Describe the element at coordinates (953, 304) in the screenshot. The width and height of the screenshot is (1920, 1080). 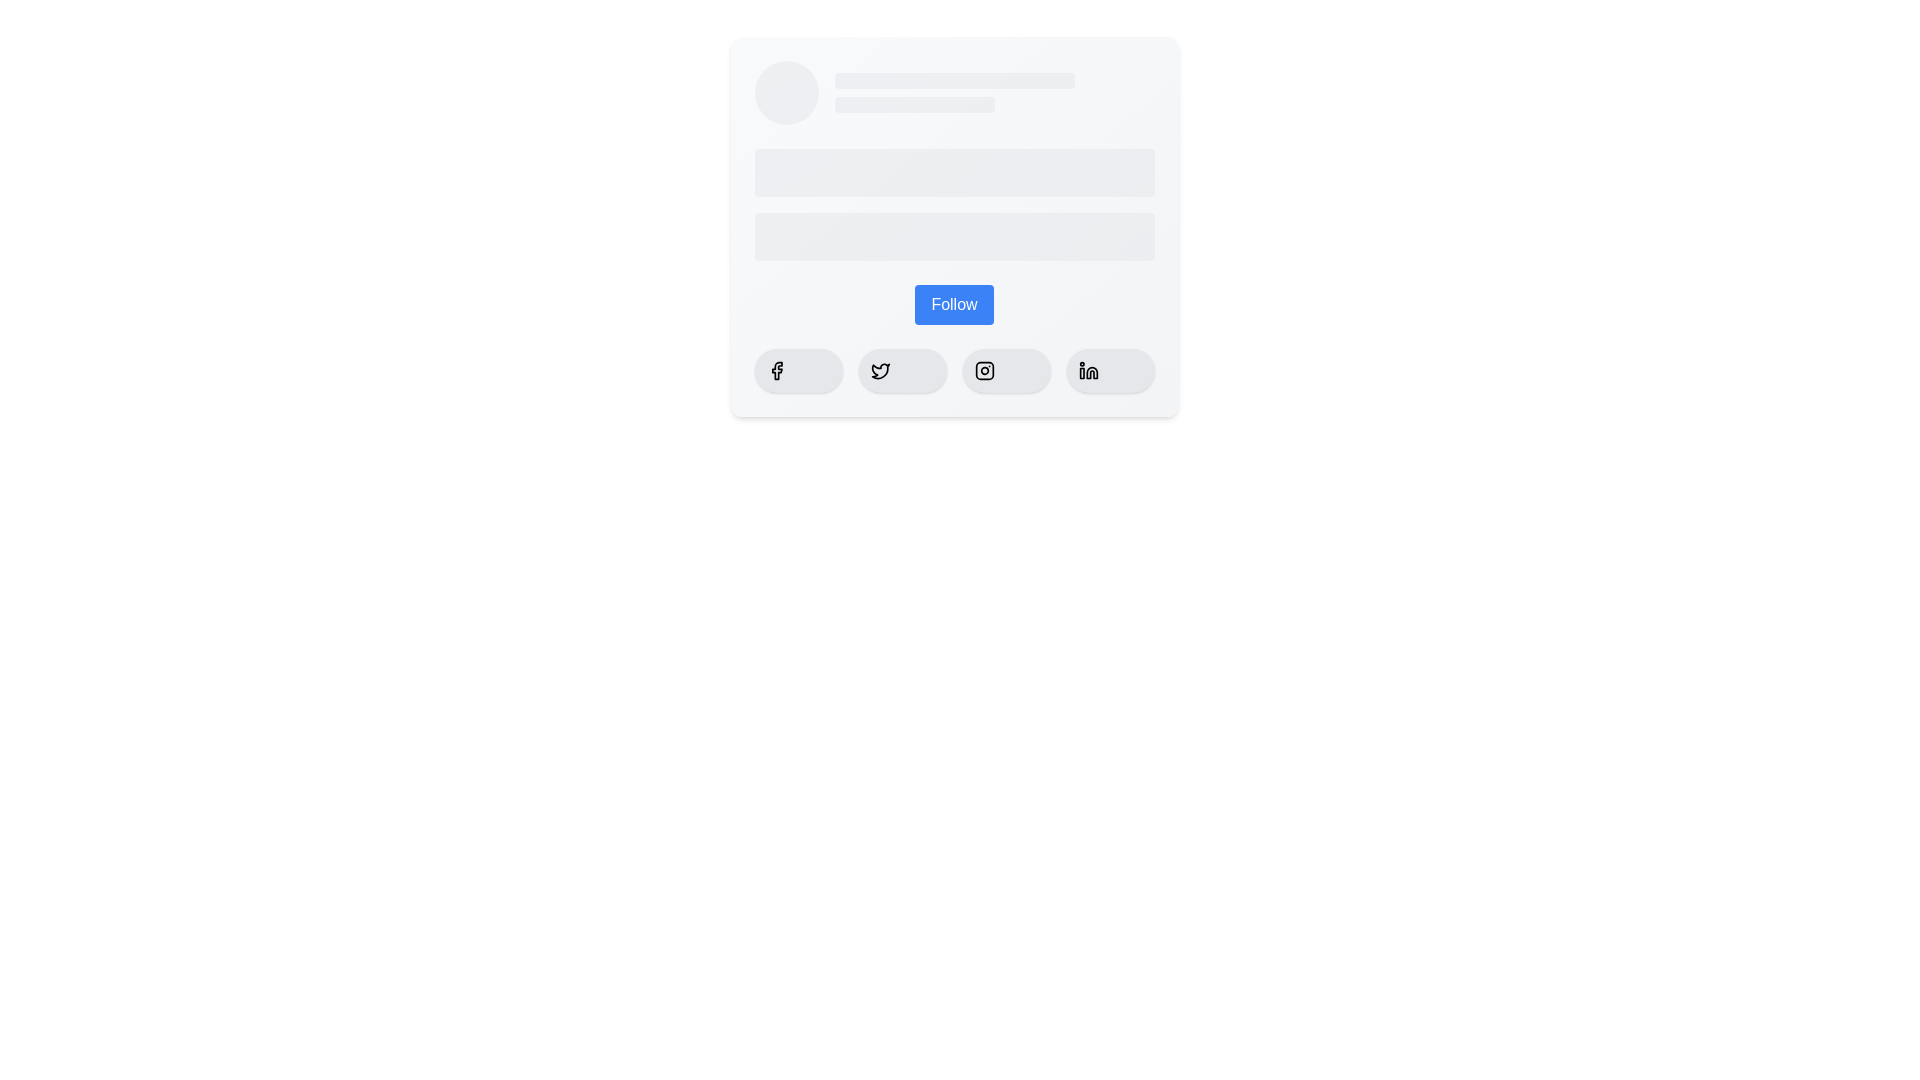
I see `the 'Follow' button with a blue background and white text, located near the bottom section of the interface, above the social media icons` at that location.